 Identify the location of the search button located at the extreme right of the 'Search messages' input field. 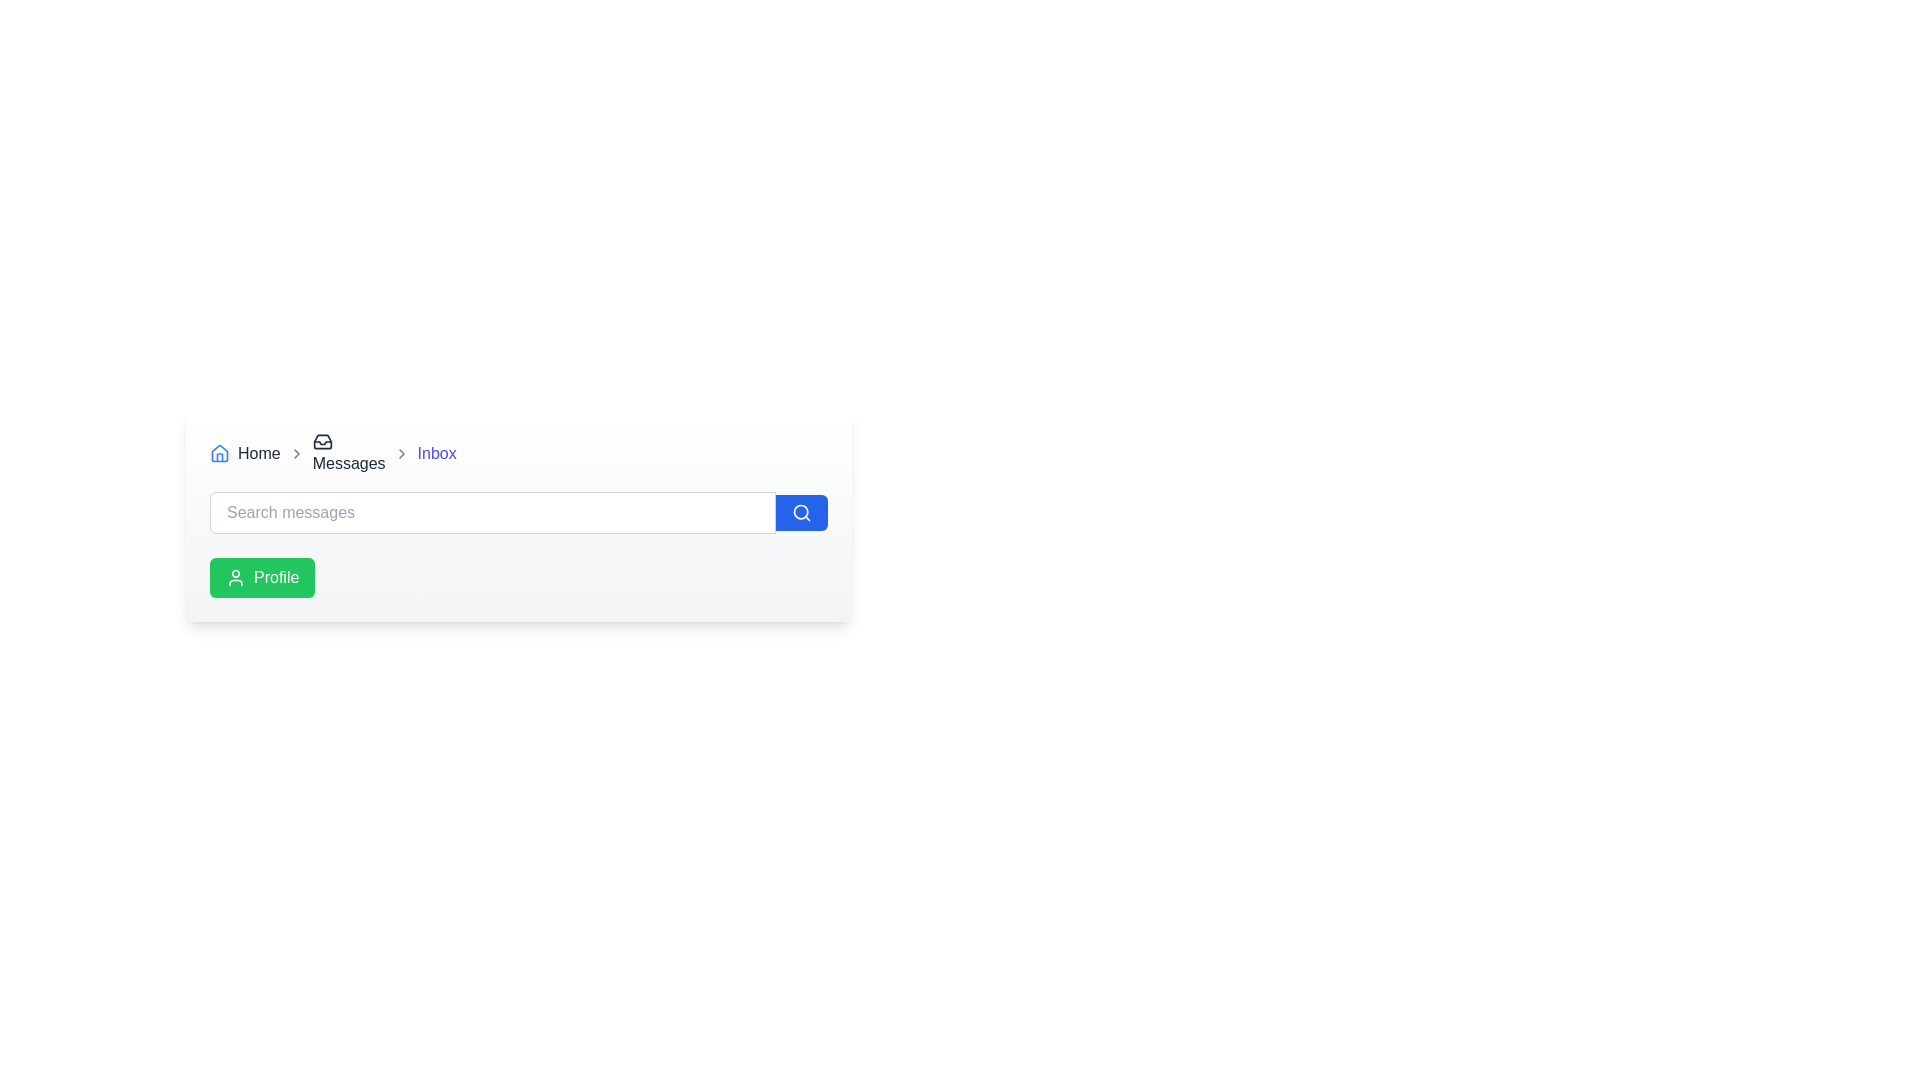
(801, 512).